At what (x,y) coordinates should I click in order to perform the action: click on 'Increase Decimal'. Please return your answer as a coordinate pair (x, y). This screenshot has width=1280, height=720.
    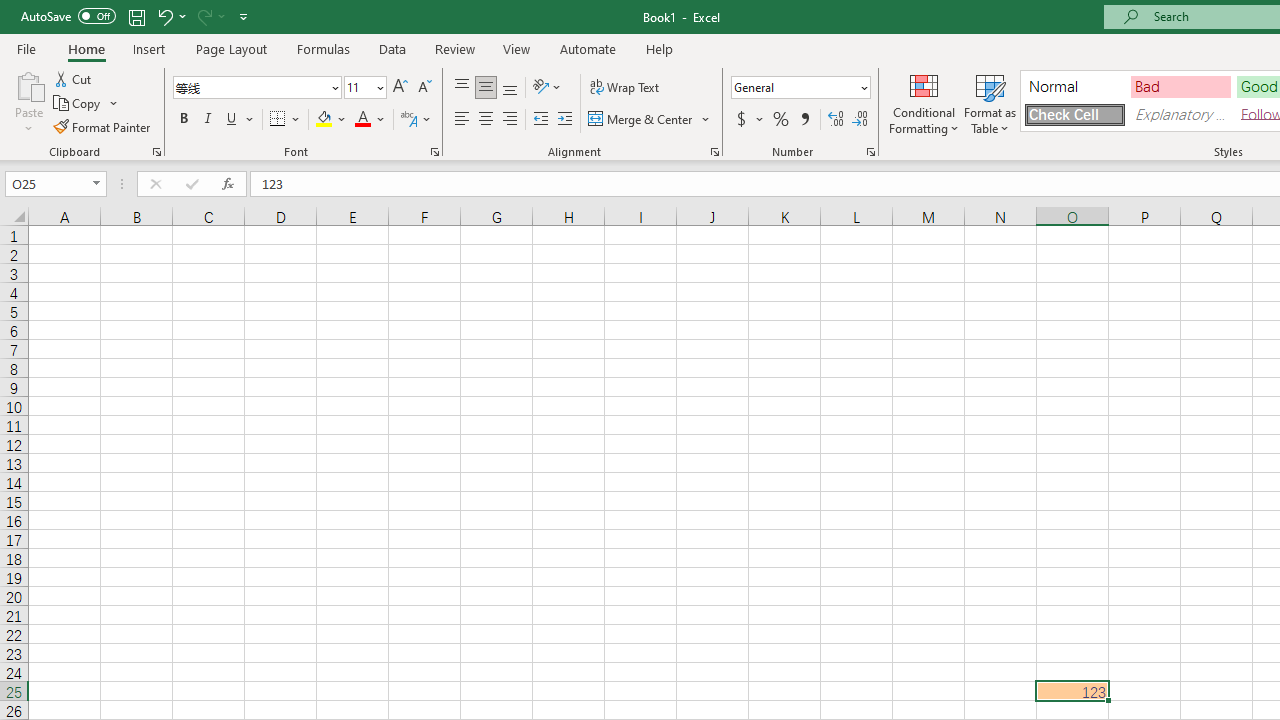
    Looking at the image, I should click on (836, 119).